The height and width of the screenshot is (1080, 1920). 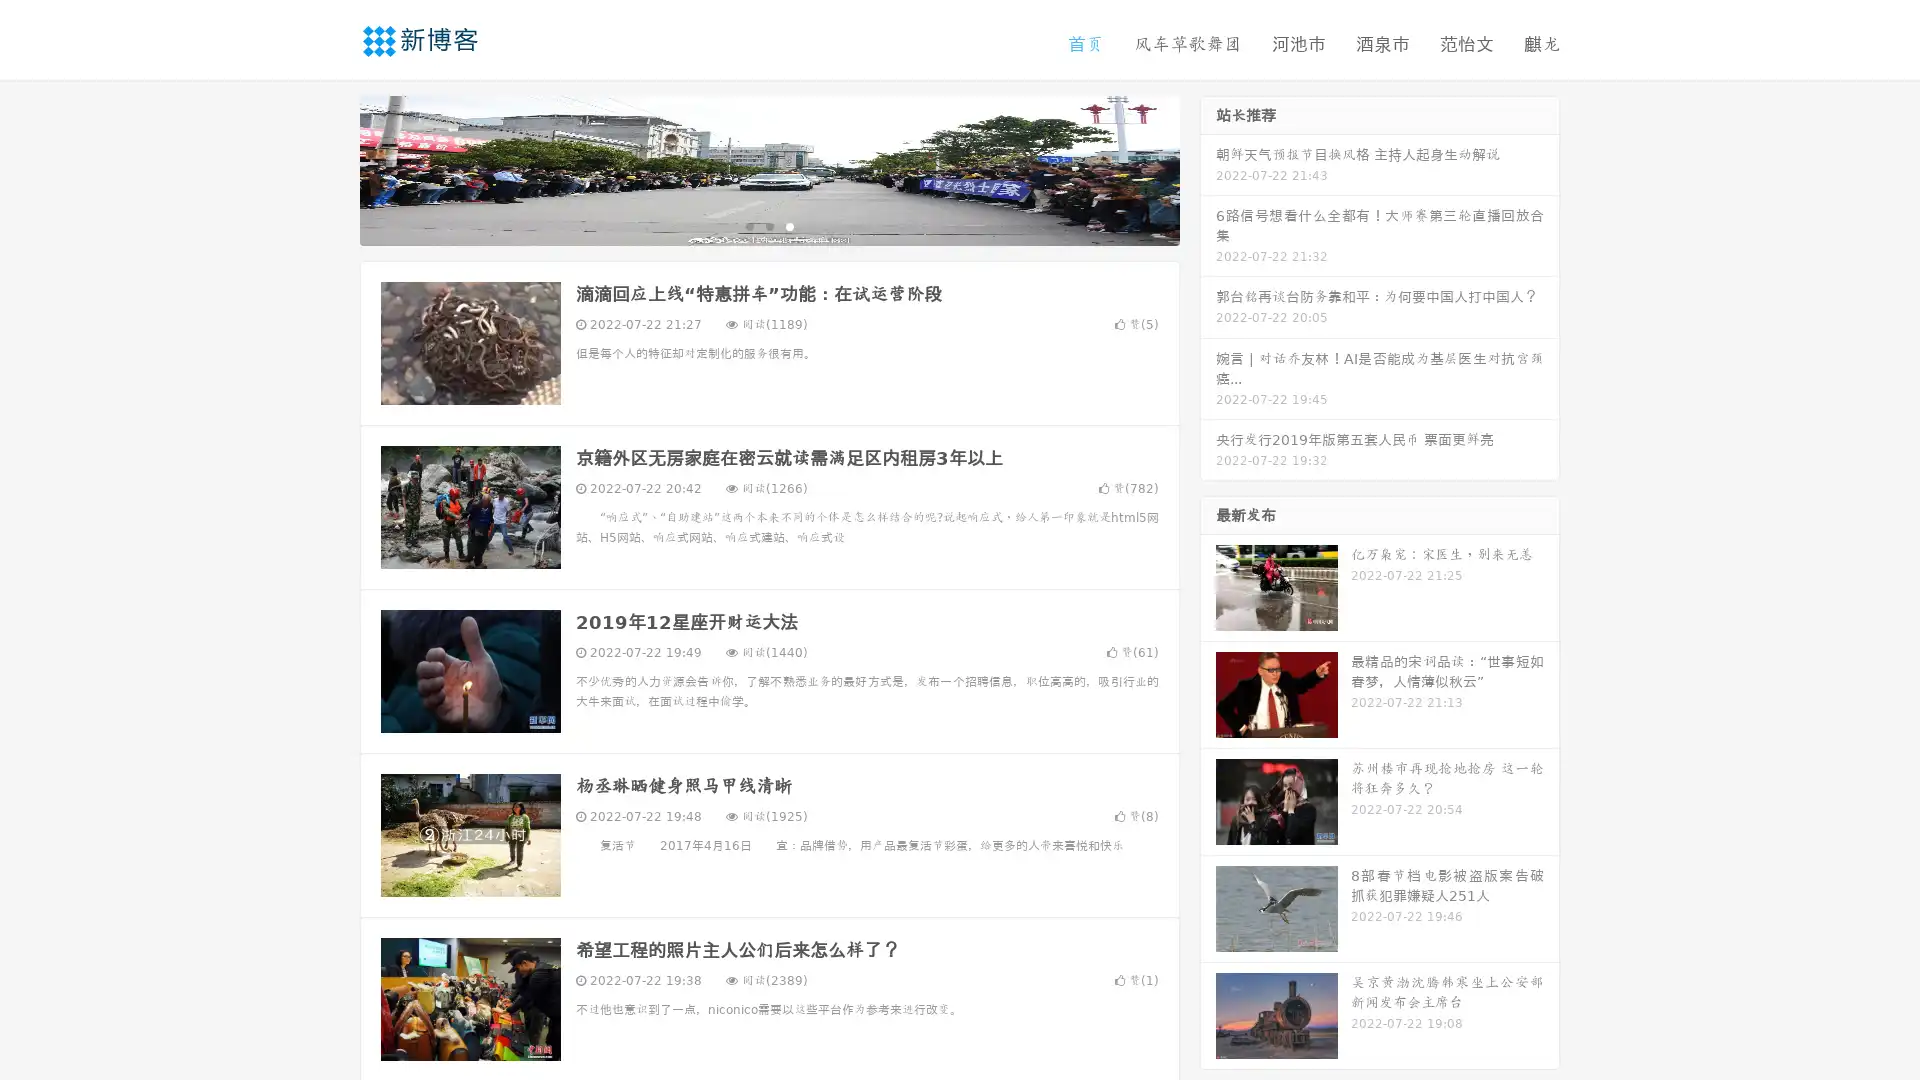 I want to click on Previous slide, so click(x=330, y=168).